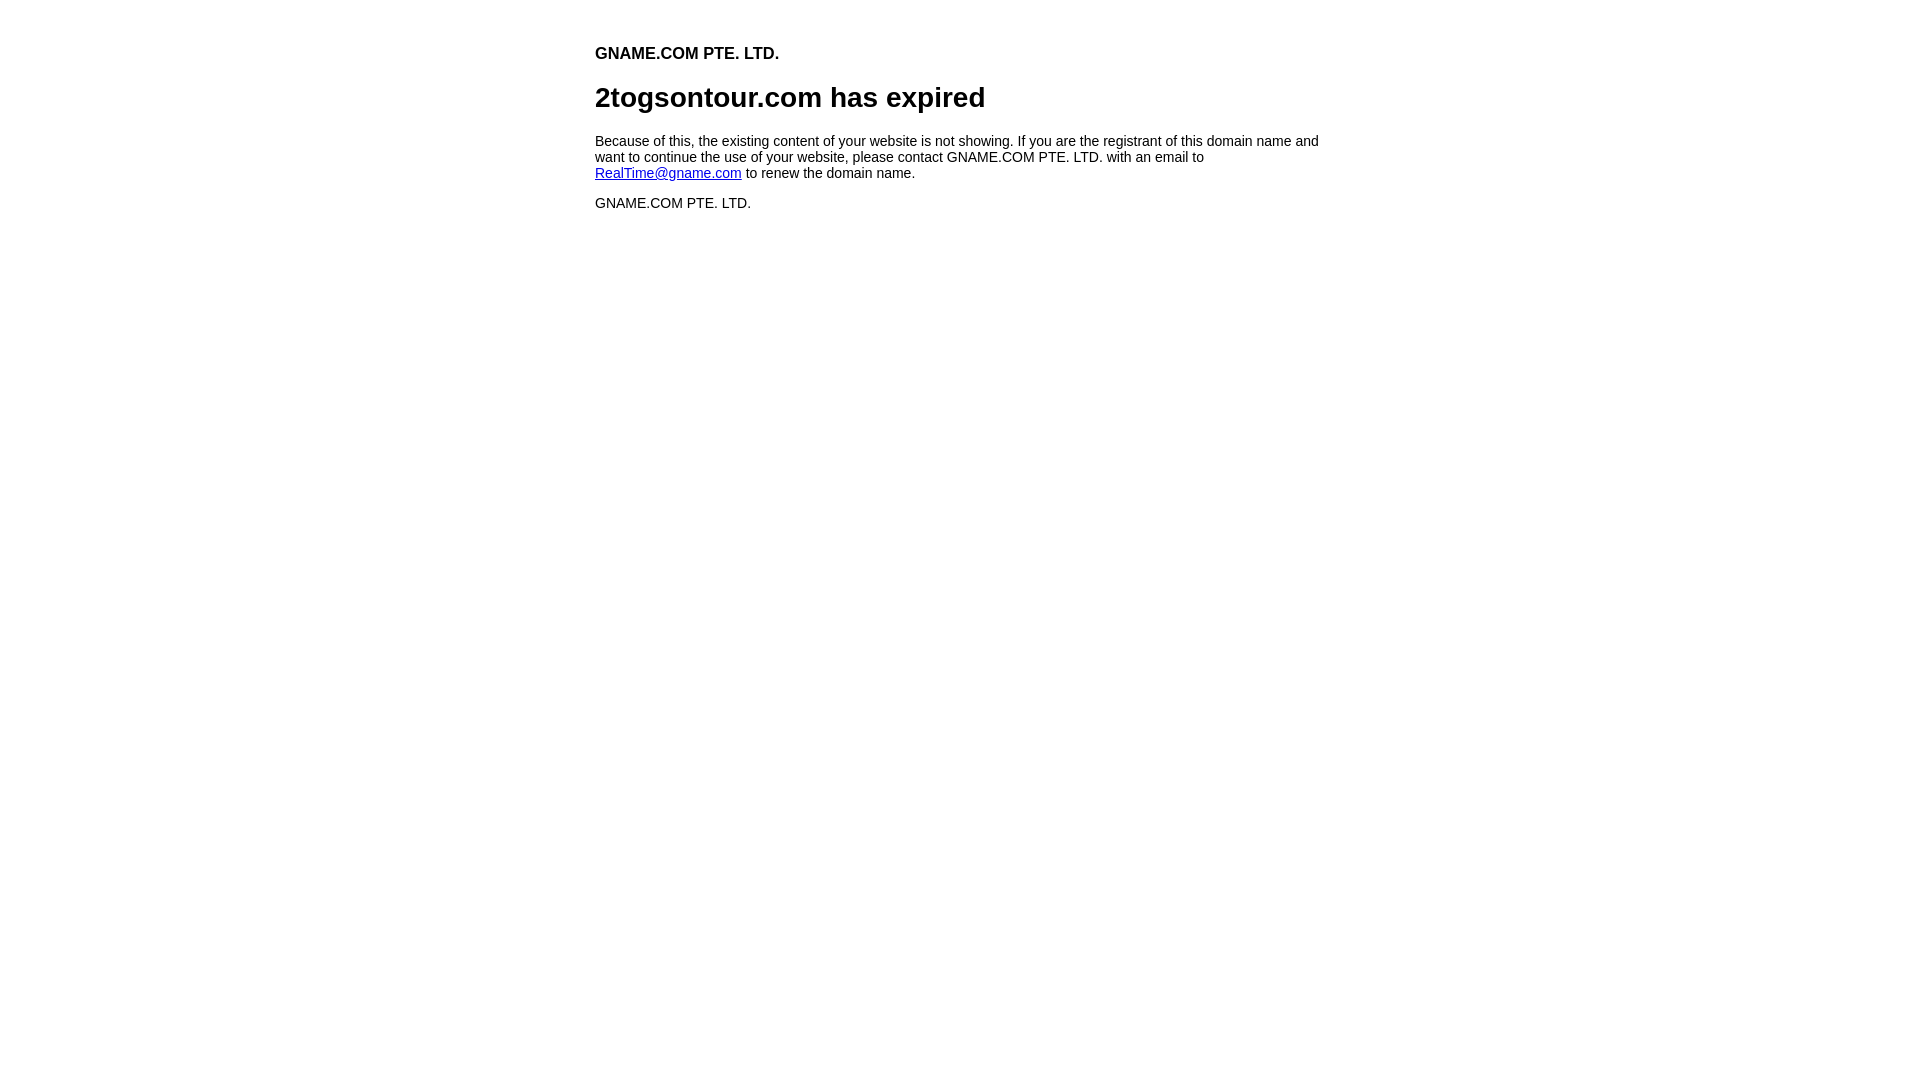  What do you see at coordinates (668, 172) in the screenshot?
I see `'RealTime@gname.com'` at bounding box center [668, 172].